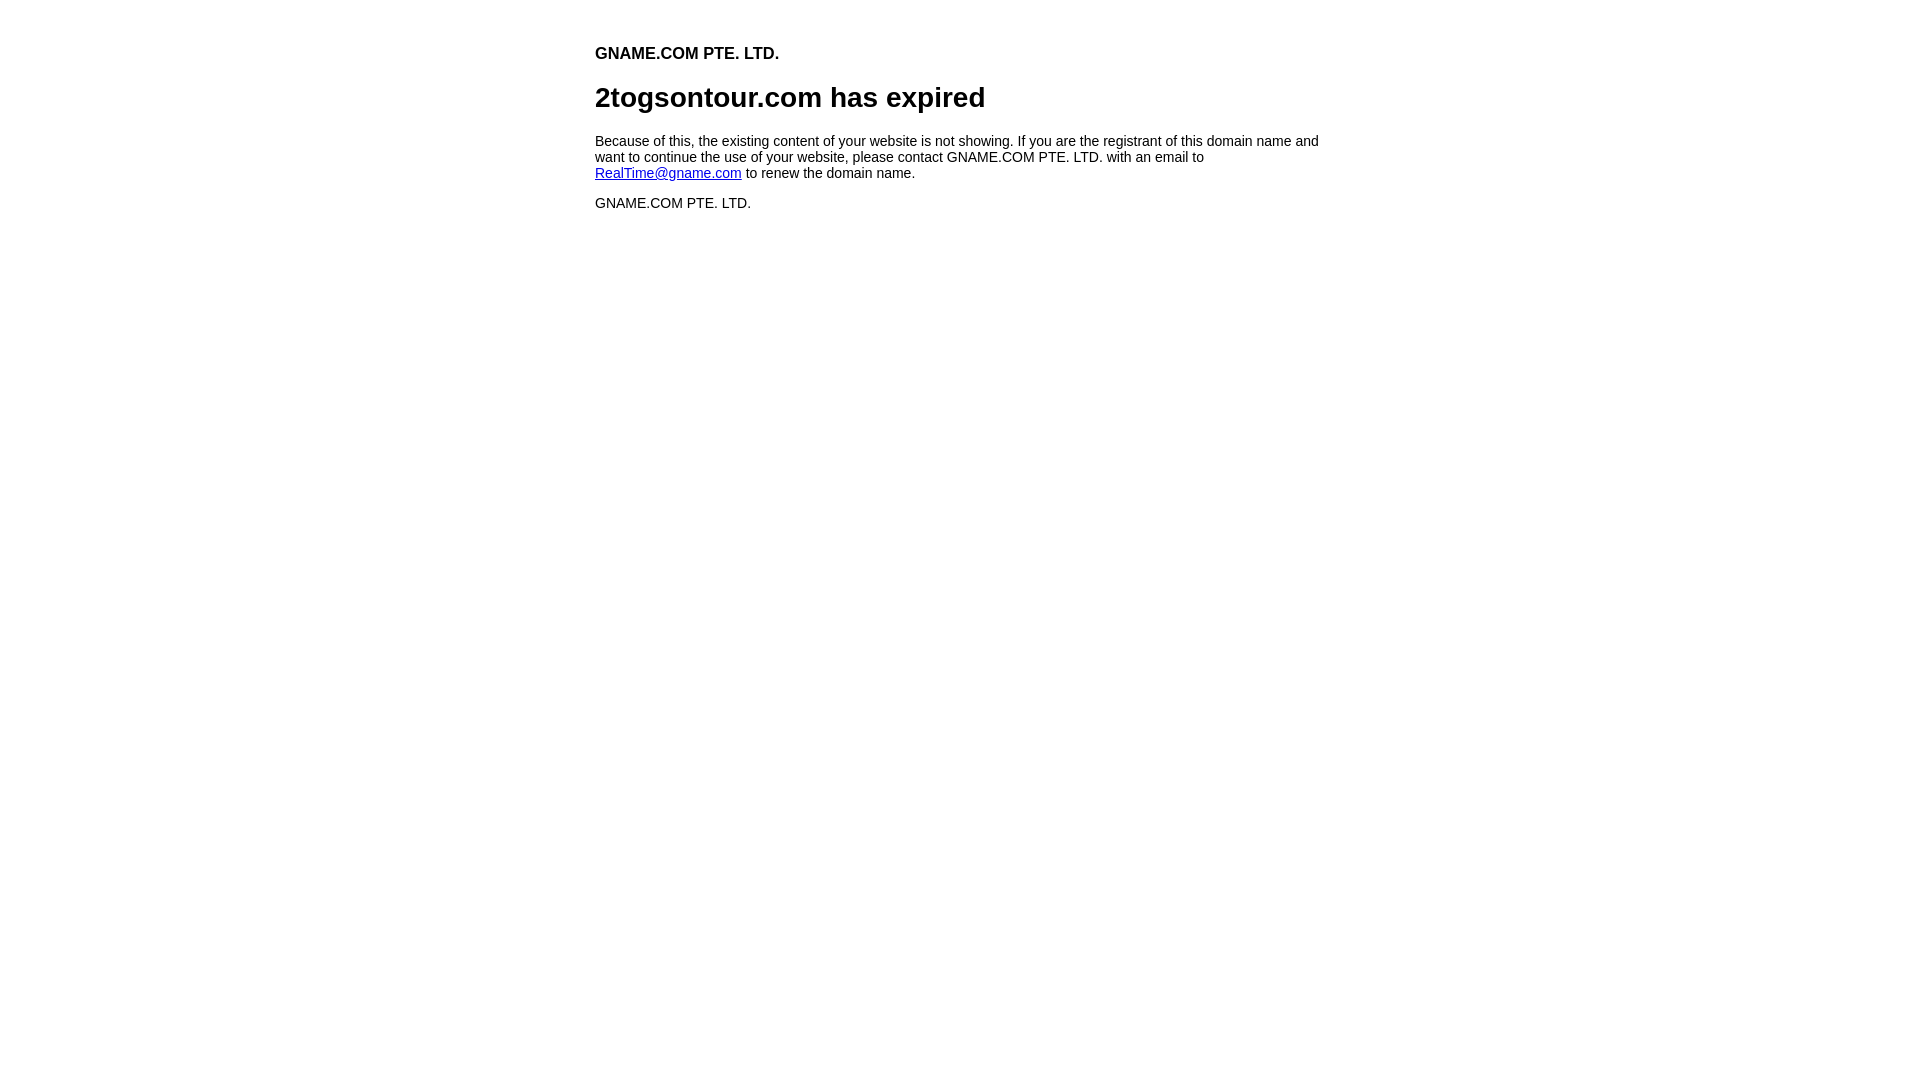  What do you see at coordinates (668, 172) in the screenshot?
I see `'RealTime@gname.com'` at bounding box center [668, 172].